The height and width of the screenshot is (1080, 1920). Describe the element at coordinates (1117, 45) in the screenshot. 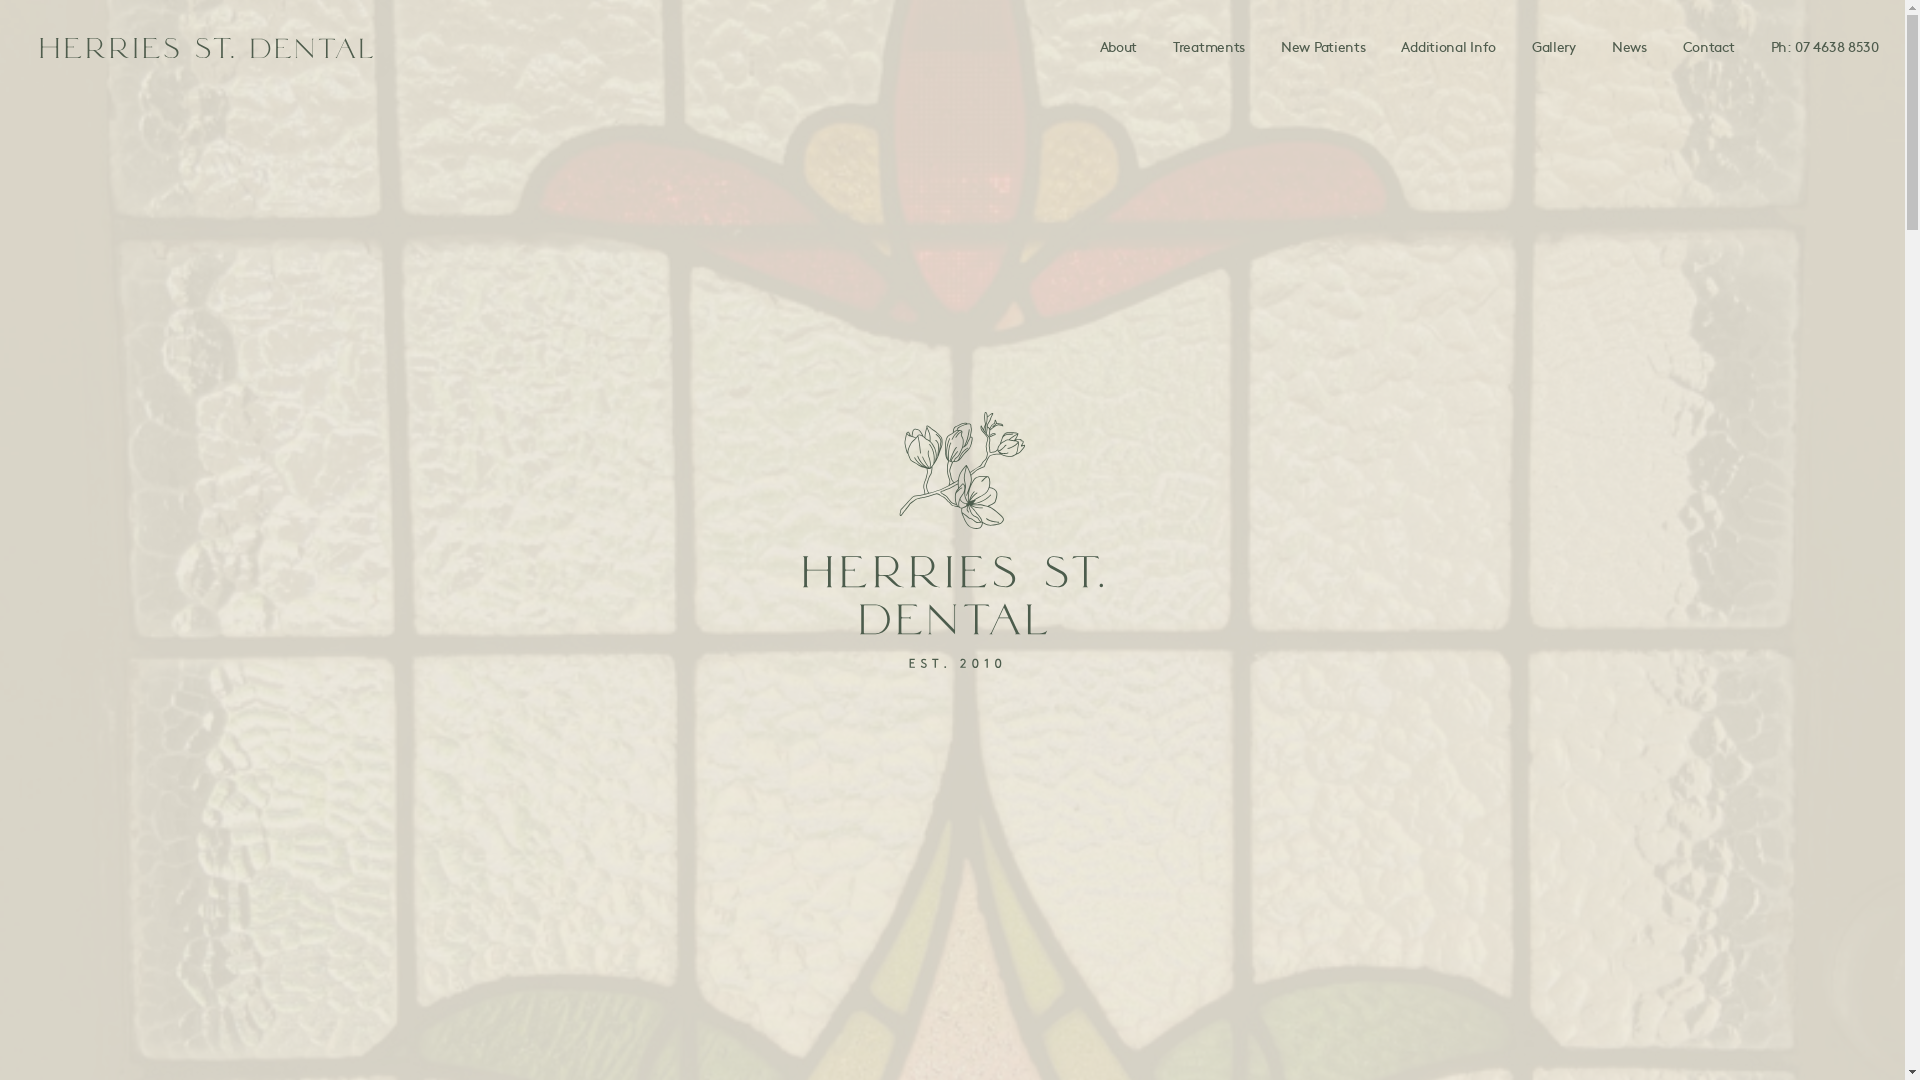

I see `'About'` at that location.